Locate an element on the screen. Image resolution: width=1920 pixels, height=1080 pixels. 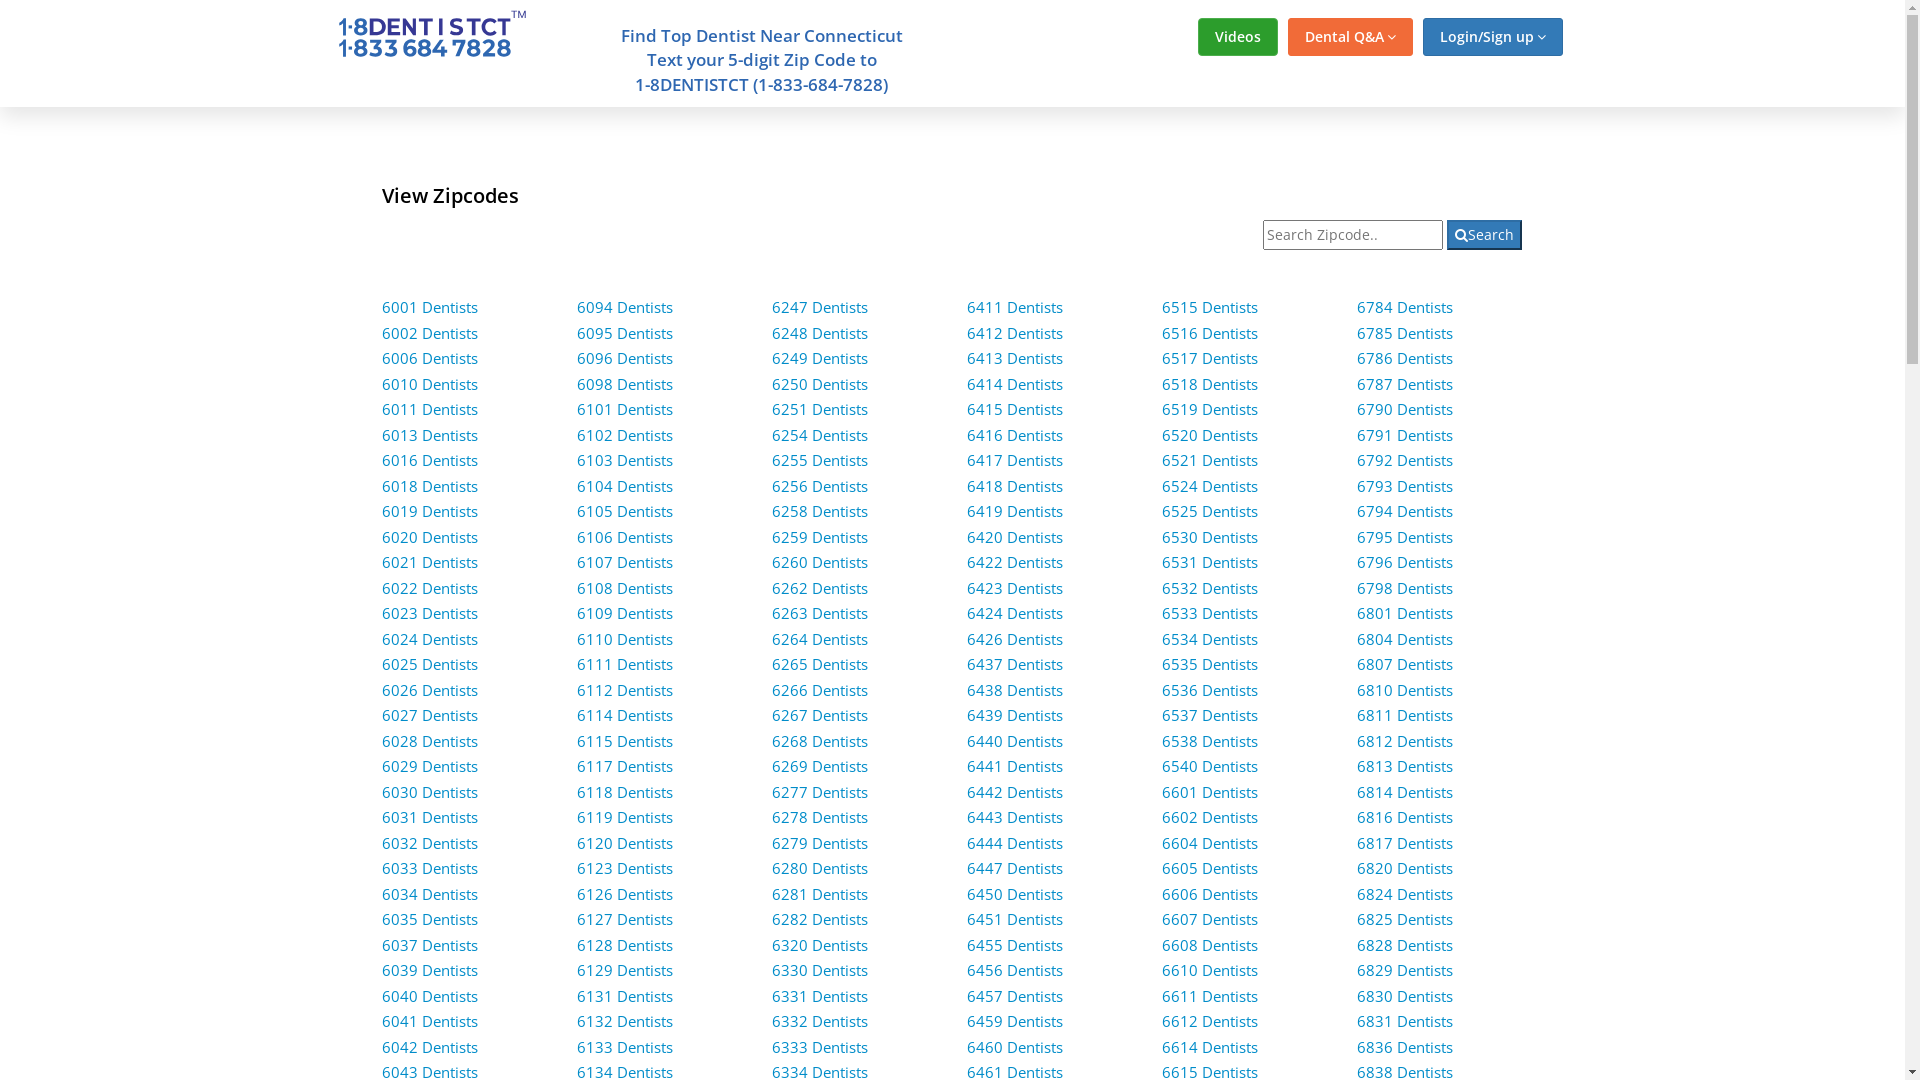
'6614 Dentists' is located at coordinates (1208, 1045).